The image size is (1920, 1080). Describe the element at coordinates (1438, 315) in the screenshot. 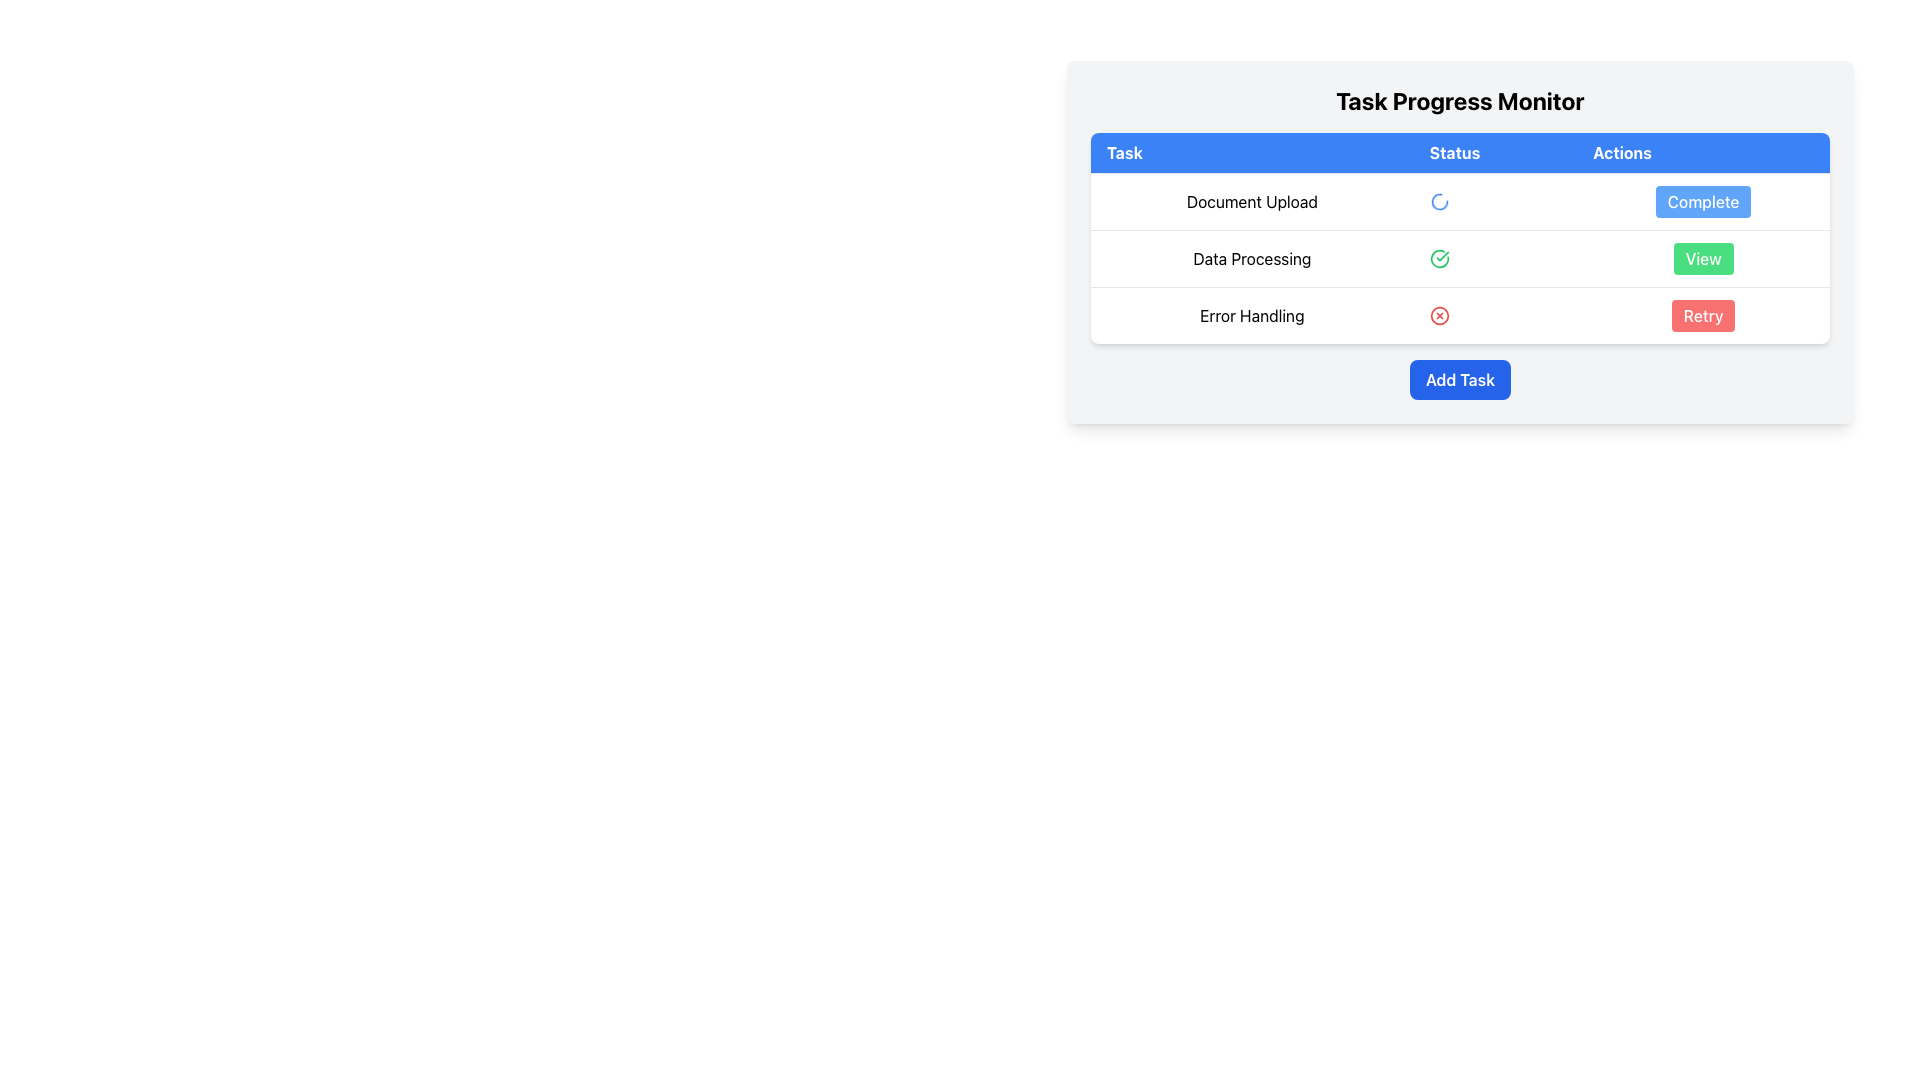

I see `the error indicator icon located in the 'Actions' column of the 'Task Progress Monitor' table` at that location.